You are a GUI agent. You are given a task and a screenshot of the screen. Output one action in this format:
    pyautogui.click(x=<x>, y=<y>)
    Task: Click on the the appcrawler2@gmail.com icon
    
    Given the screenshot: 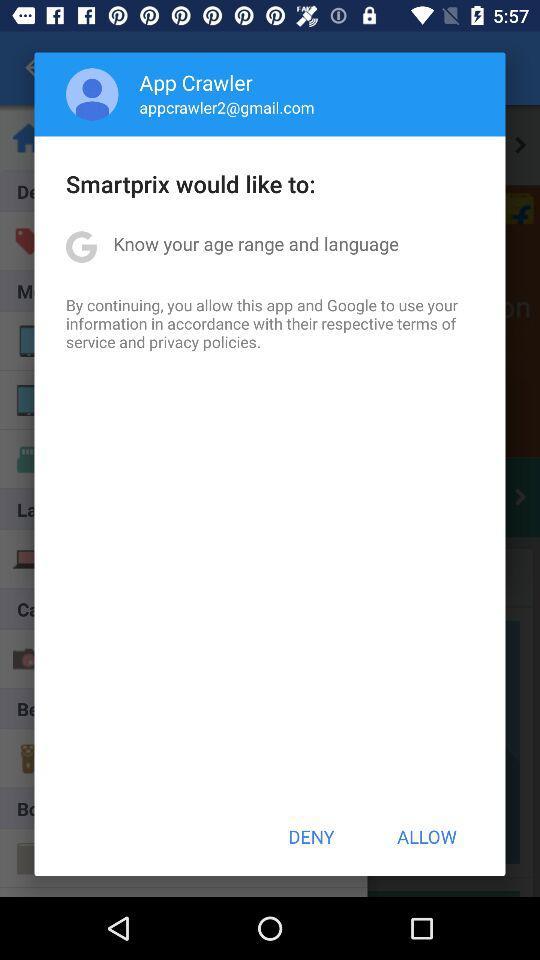 What is the action you would take?
    pyautogui.click(x=226, y=107)
    